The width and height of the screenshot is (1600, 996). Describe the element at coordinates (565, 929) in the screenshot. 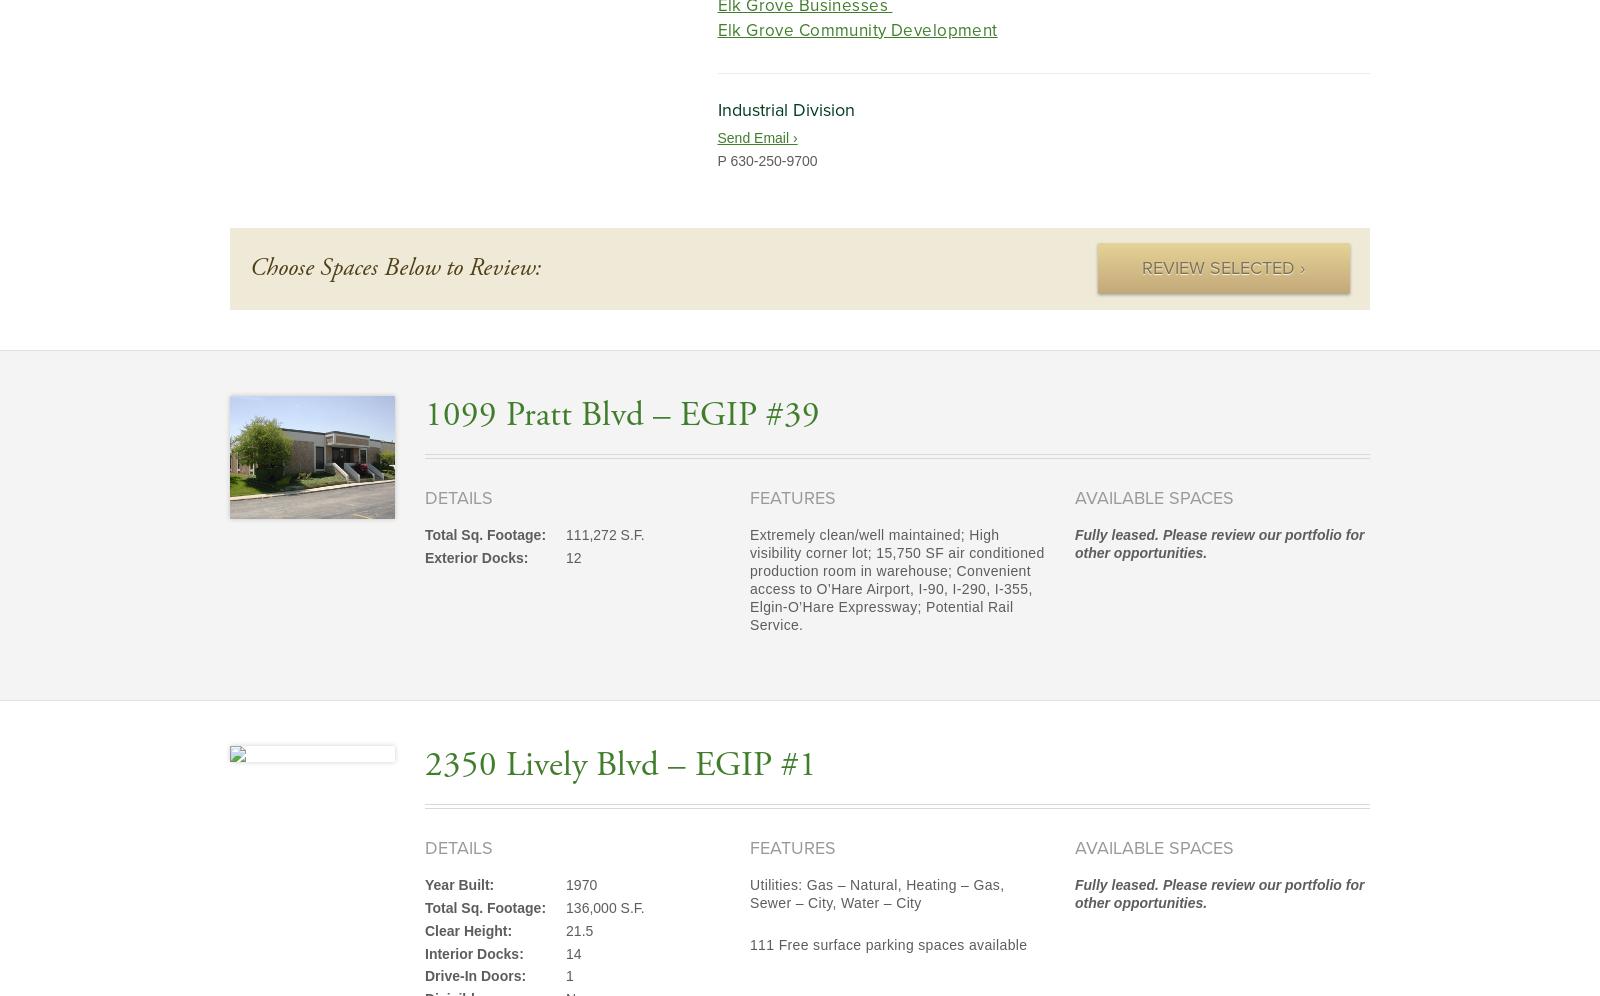

I see `'21.5'` at that location.